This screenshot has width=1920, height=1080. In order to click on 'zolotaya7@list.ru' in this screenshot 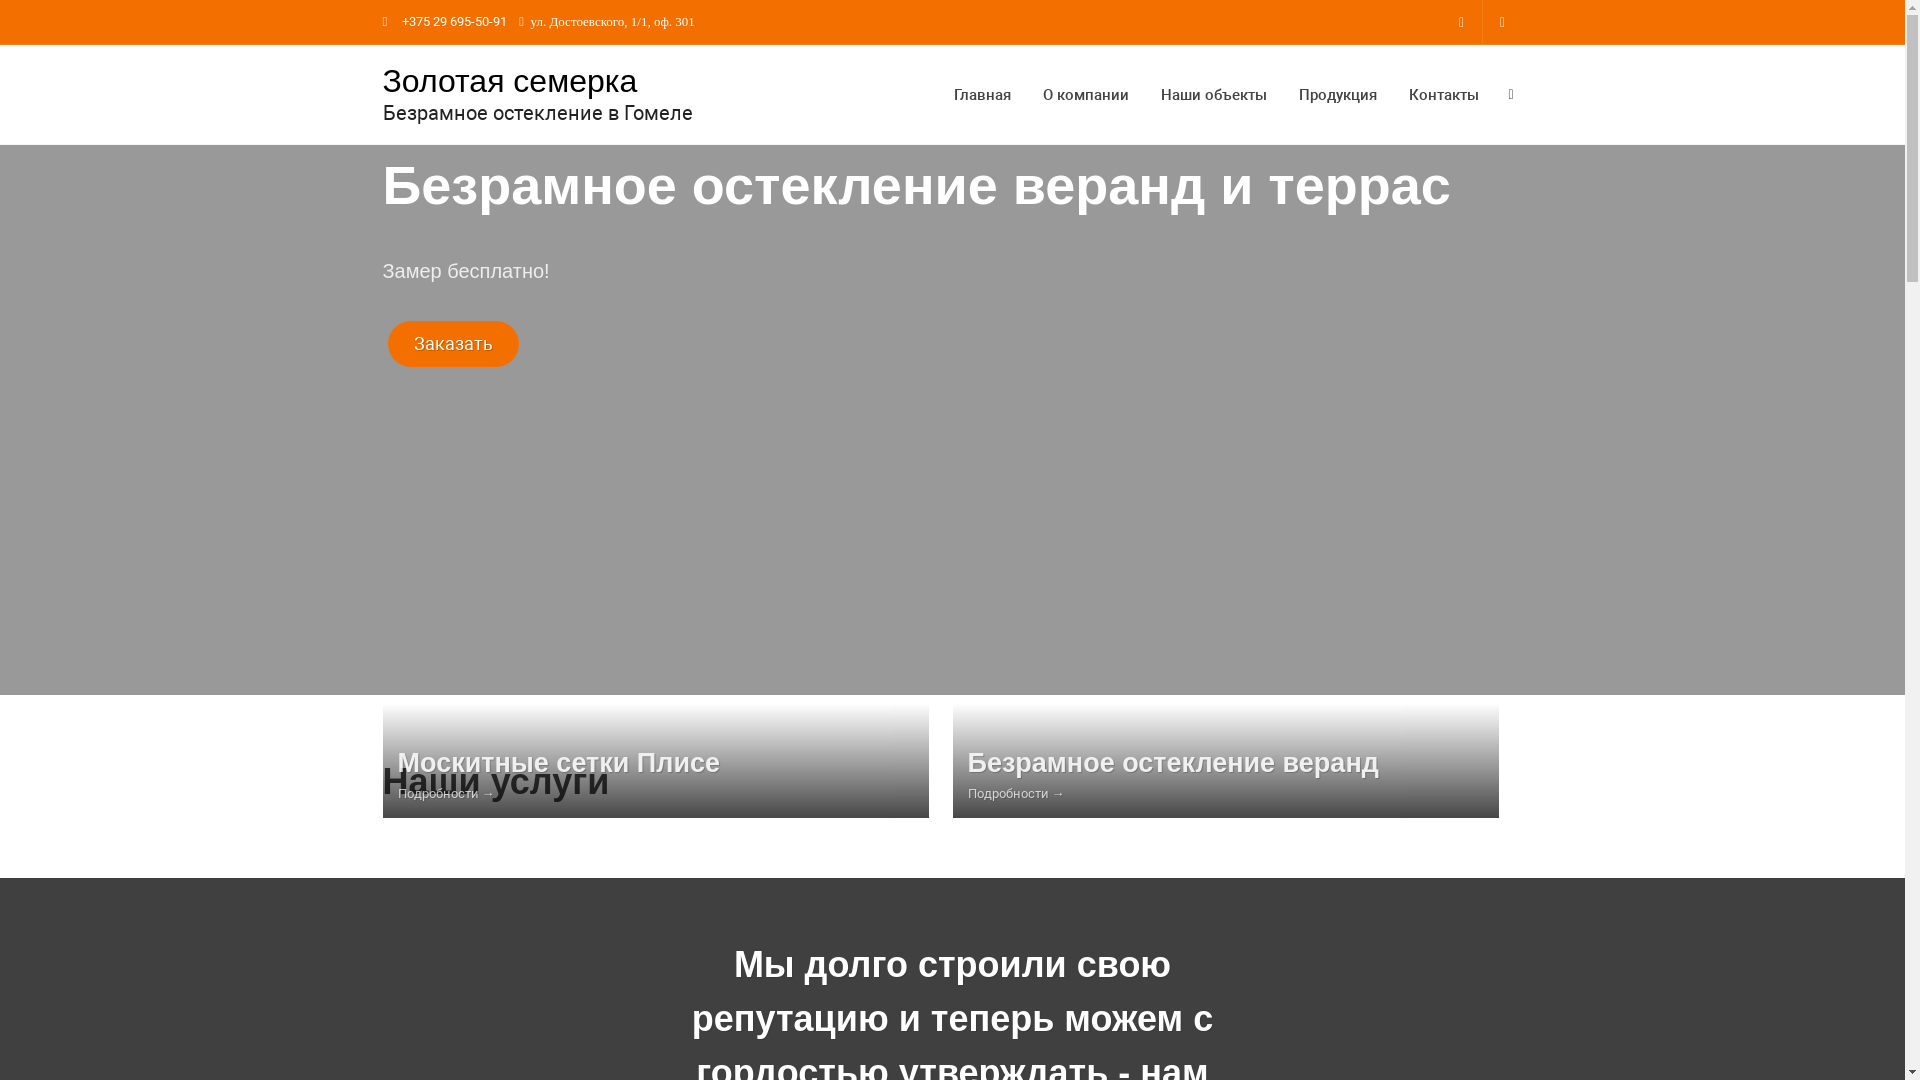, I will do `click(1502, 22)`.